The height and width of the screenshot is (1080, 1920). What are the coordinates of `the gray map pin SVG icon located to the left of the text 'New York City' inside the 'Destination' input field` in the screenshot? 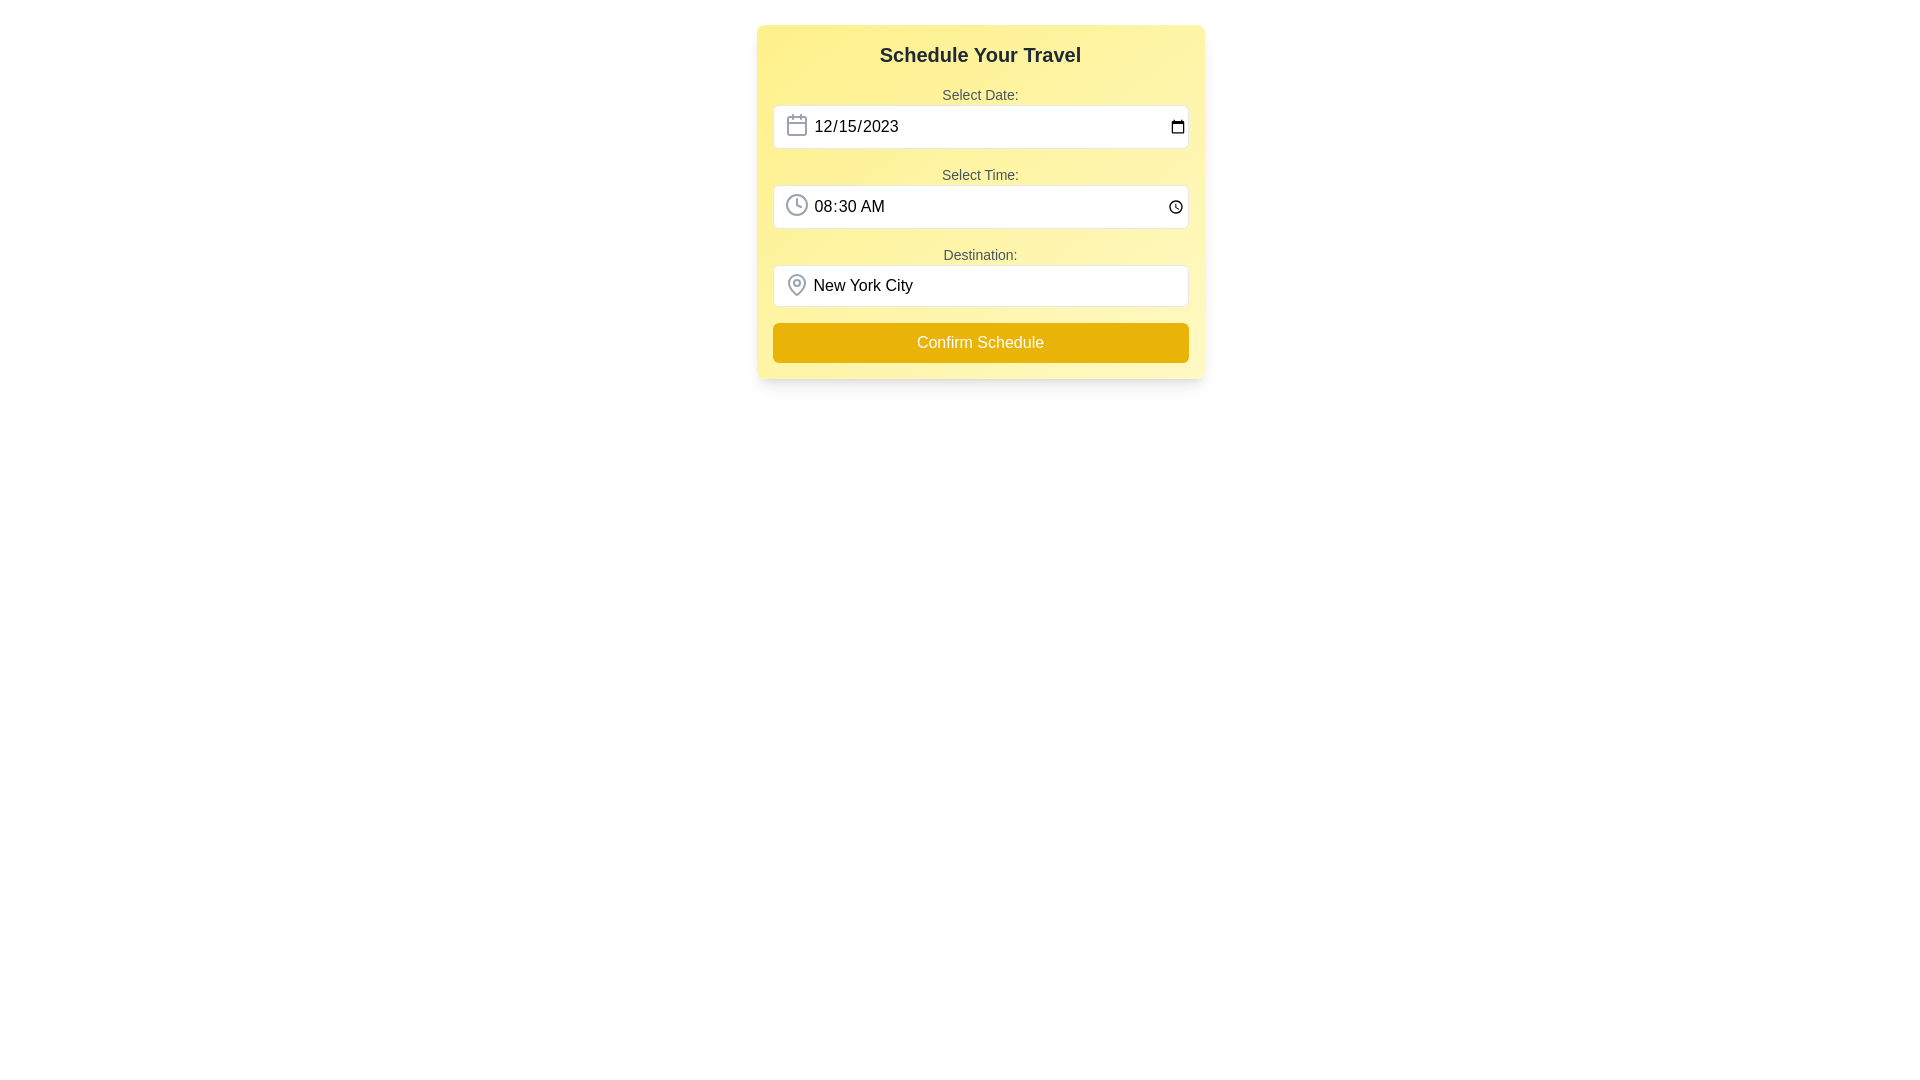 It's located at (795, 285).